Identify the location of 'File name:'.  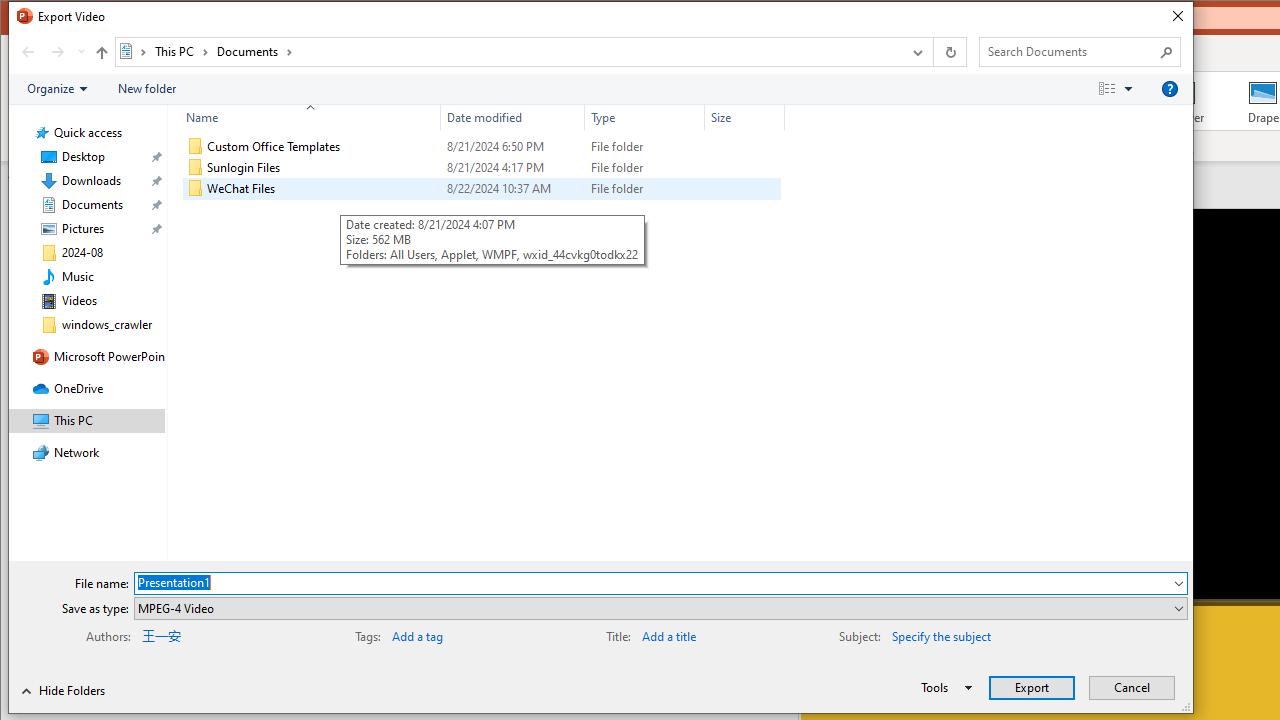
(652, 583).